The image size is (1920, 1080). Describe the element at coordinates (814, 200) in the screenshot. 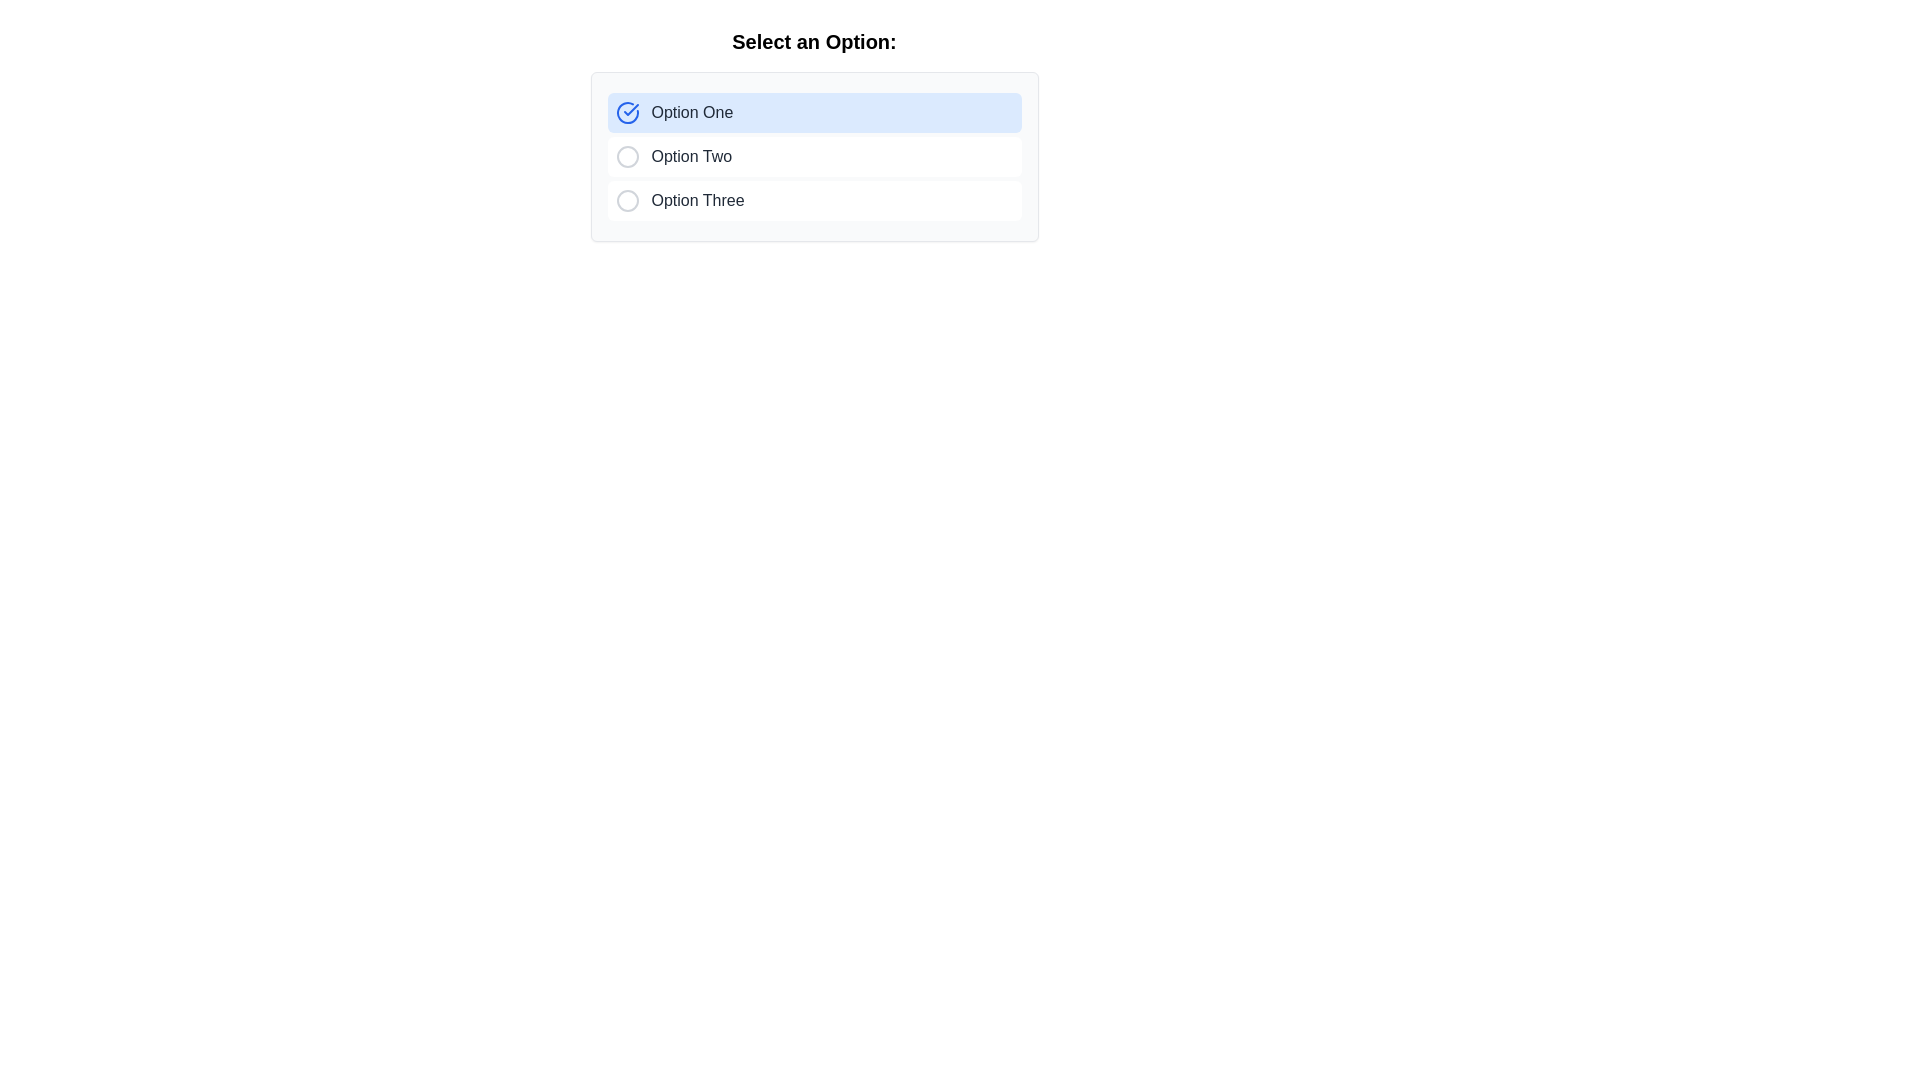

I see `the third option item labeled 'Option Three' in the vertical selection list` at that location.